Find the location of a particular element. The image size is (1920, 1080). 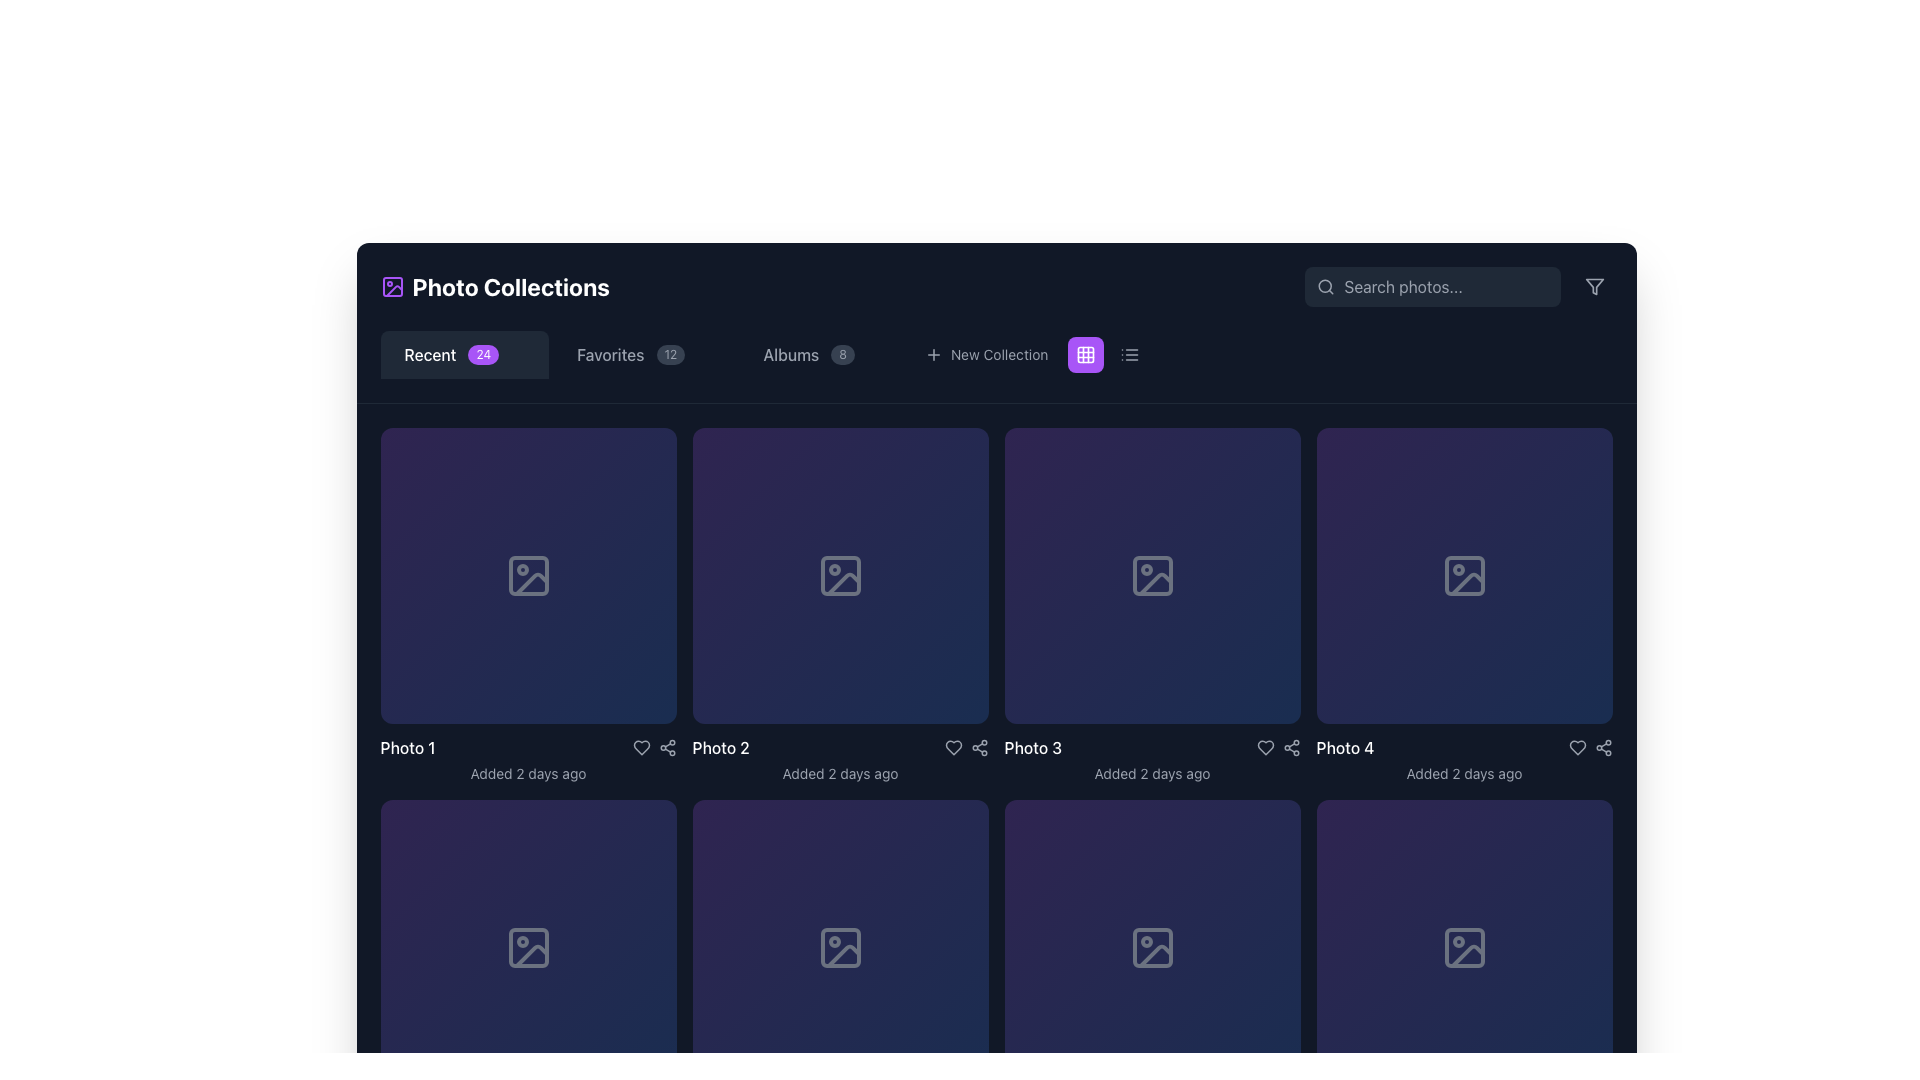

the rounded rectangle section of the SVG grid layout icon located in the navigation bar, positioned between the 'New Collection' button and another control button is located at coordinates (1085, 353).